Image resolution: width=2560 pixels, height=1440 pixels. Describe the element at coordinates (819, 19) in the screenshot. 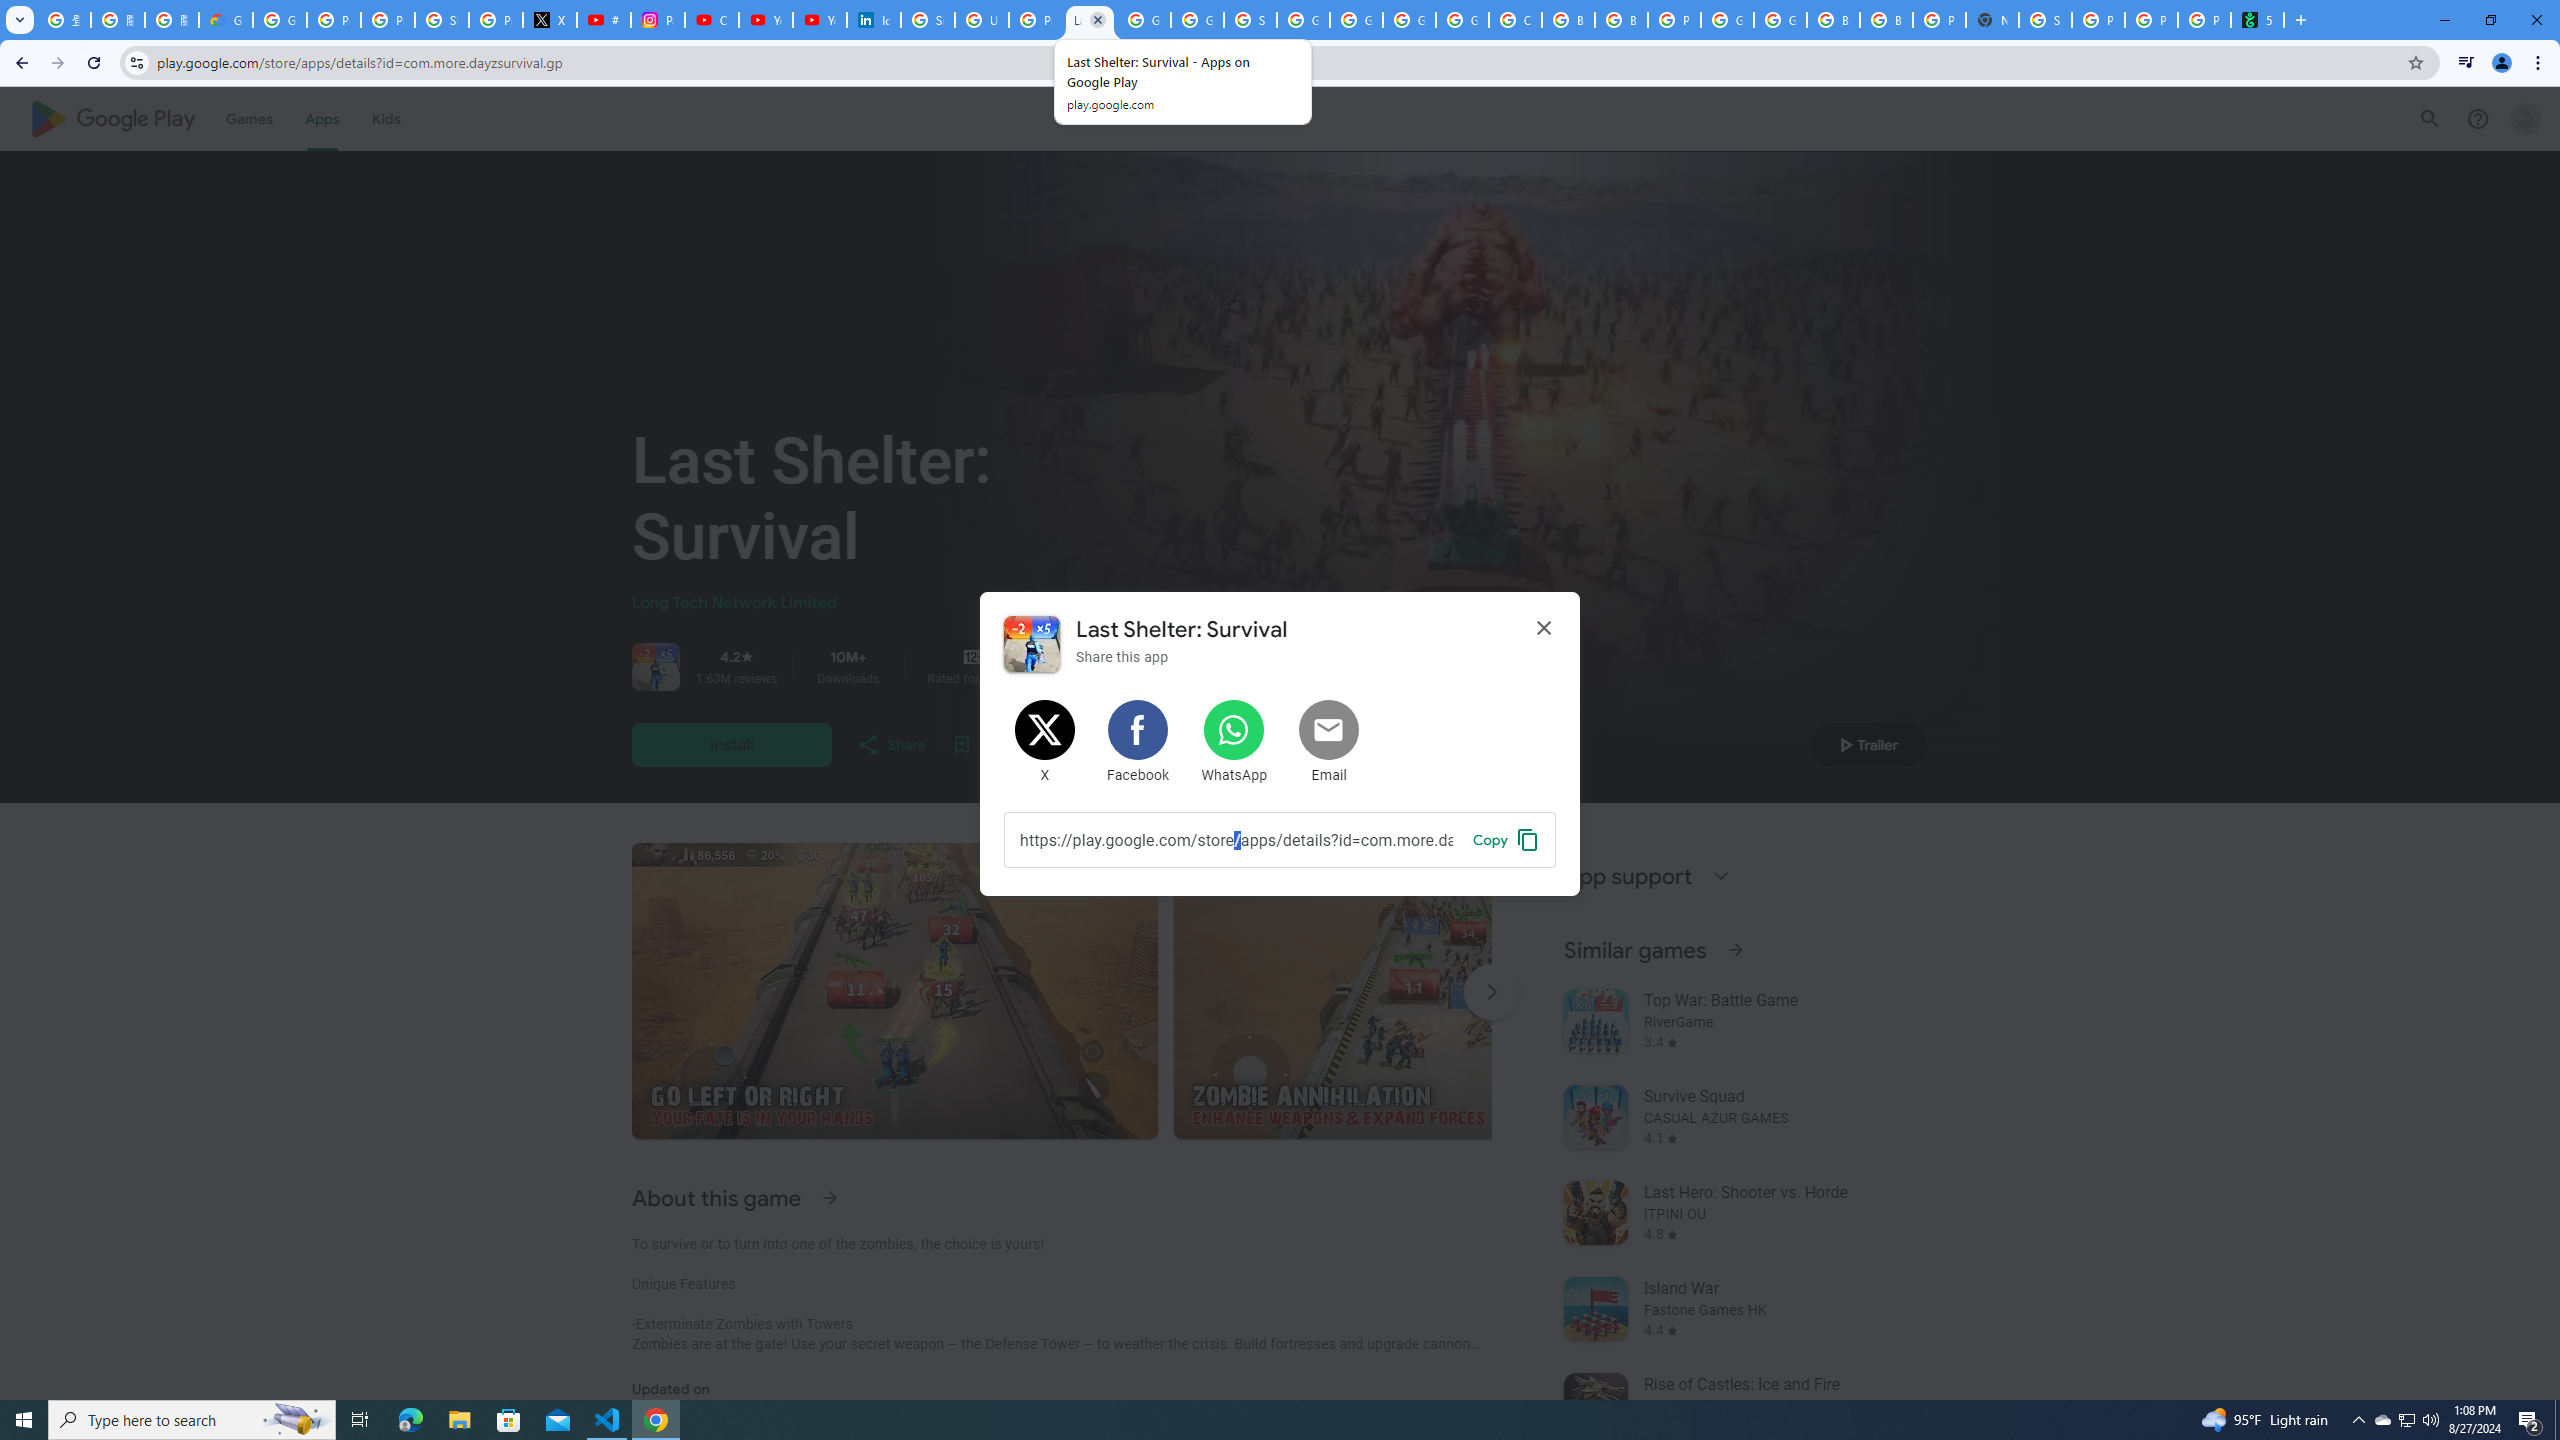

I see `'YouTube Culture & Trends - YouTube Top 10, 2021'` at that location.